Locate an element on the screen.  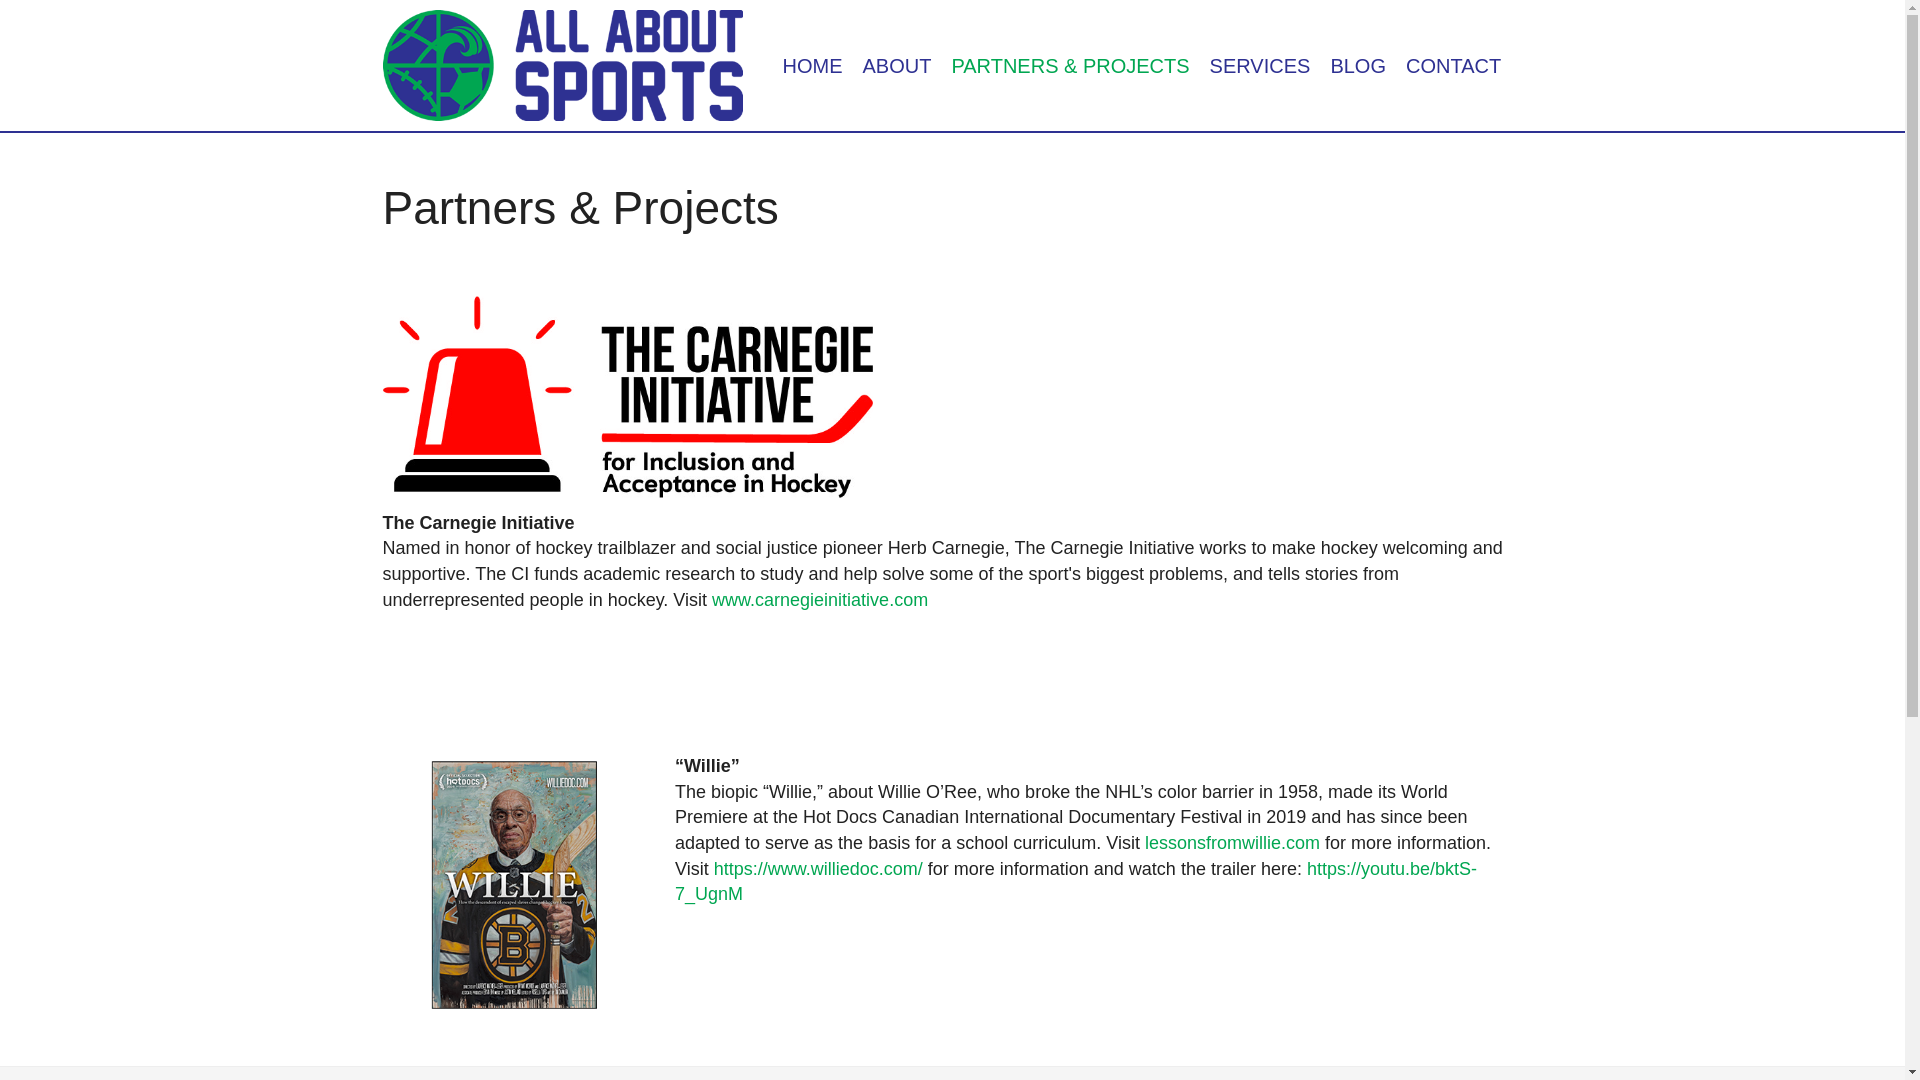
'CONTACT' is located at coordinates (1453, 64).